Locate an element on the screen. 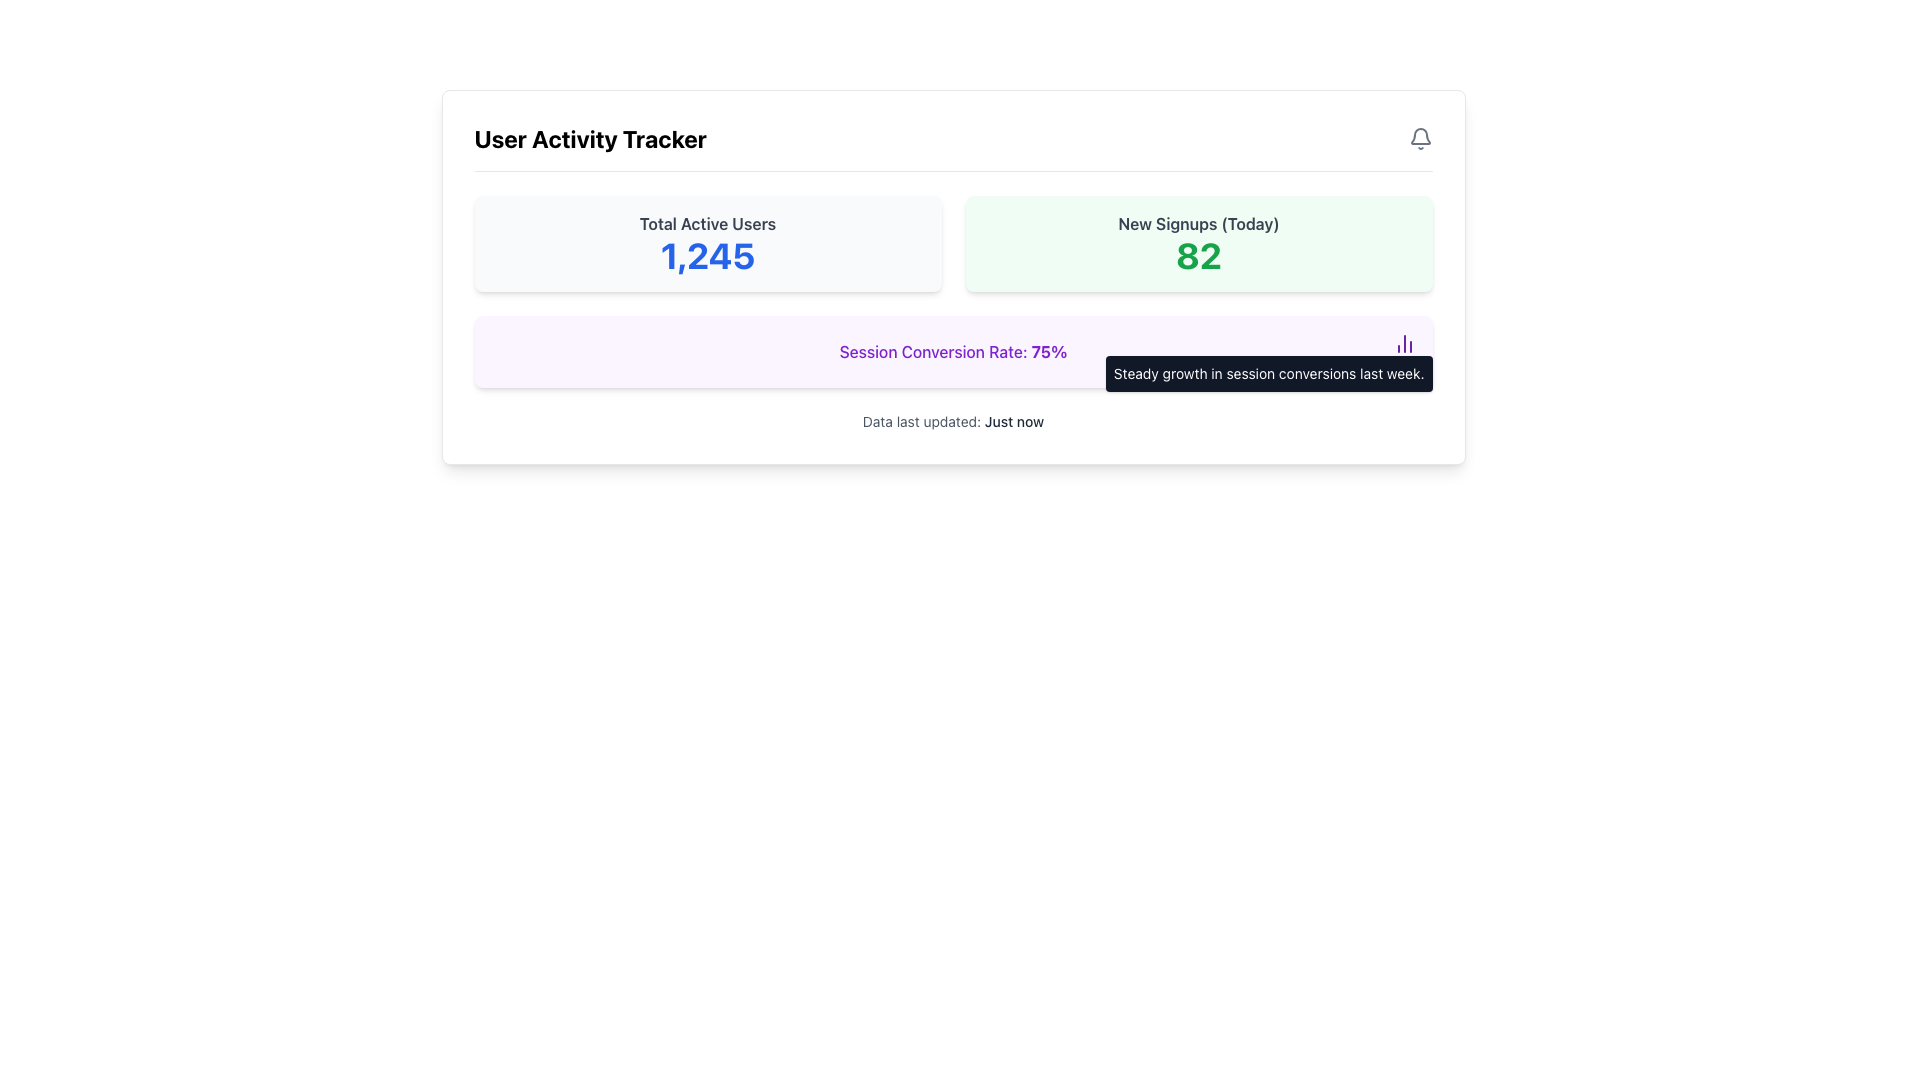 The height and width of the screenshot is (1080, 1920). the Text Label displaying 'Data last updated: Just now', located at the bottom of the 'User Activity Tracker' section to understand the data's recency is located at coordinates (952, 420).